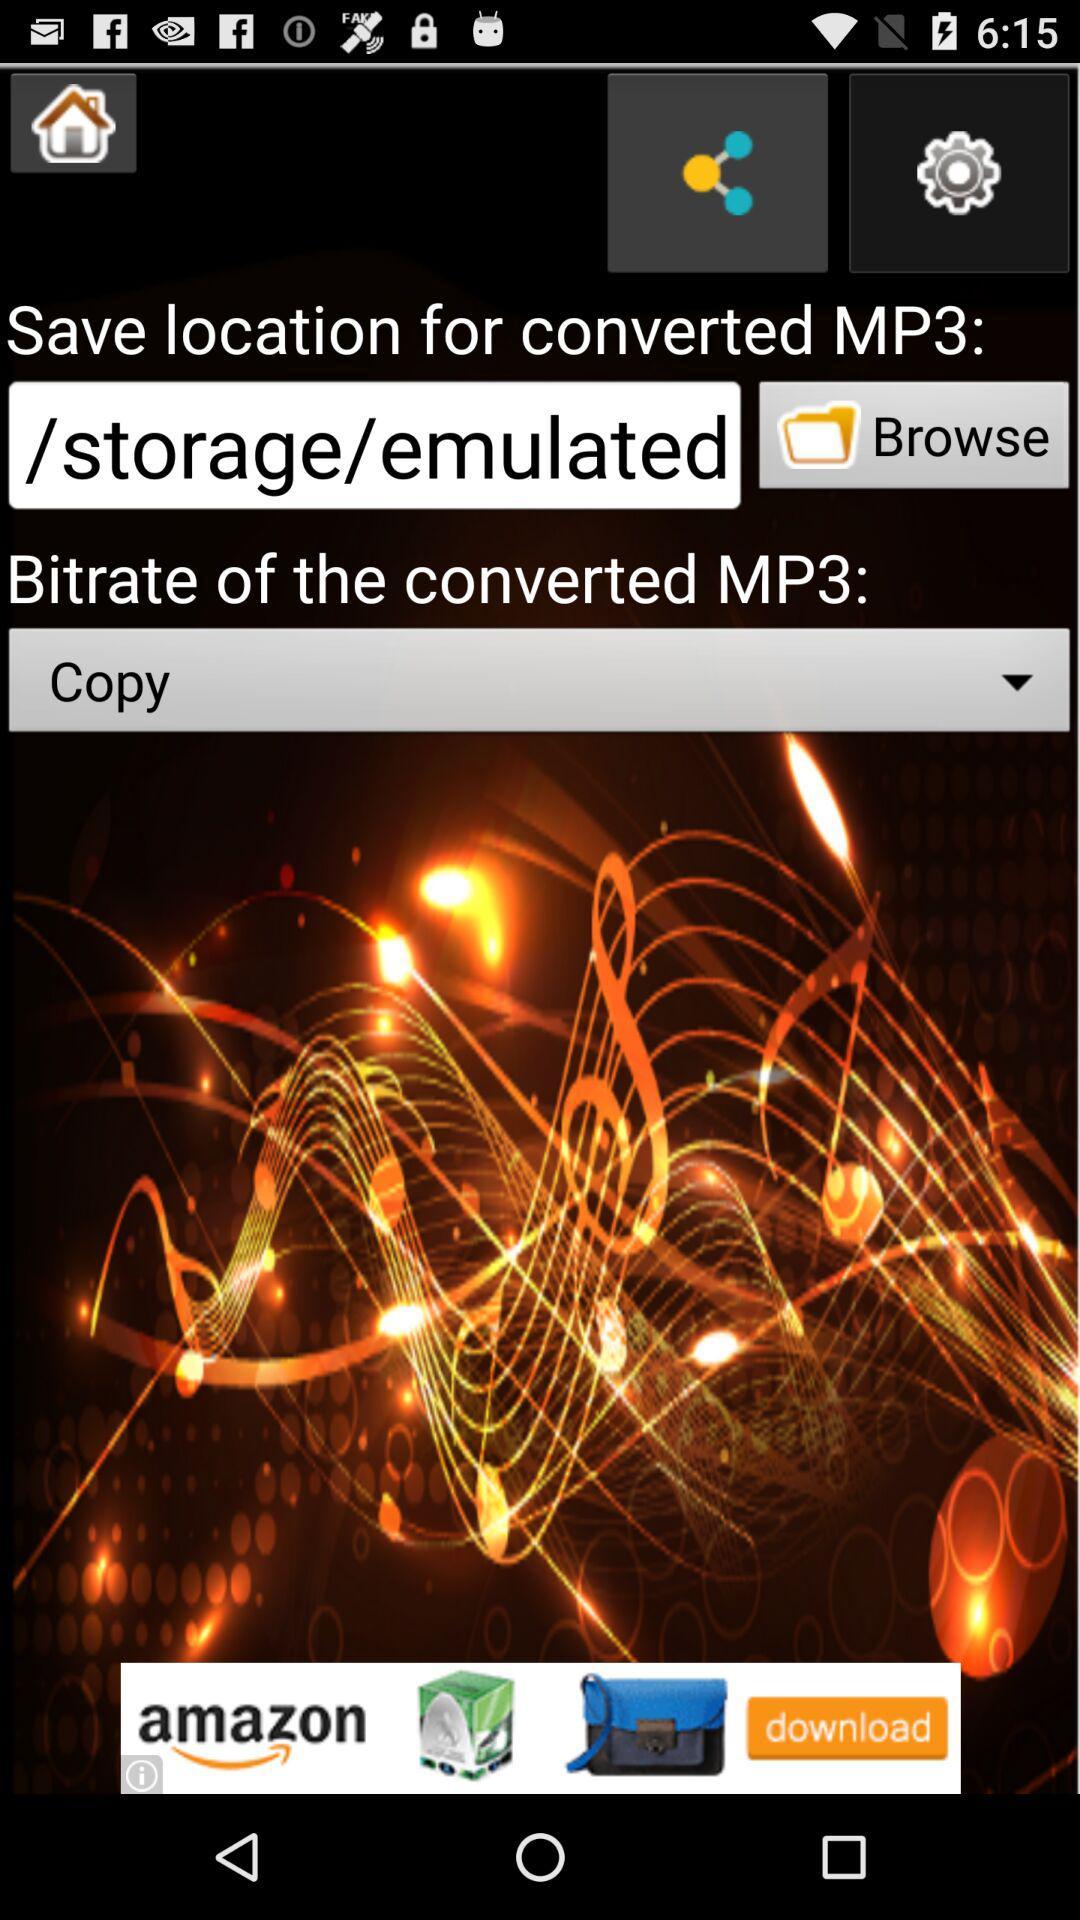  What do you see at coordinates (540, 1727) in the screenshot?
I see `advertising` at bounding box center [540, 1727].